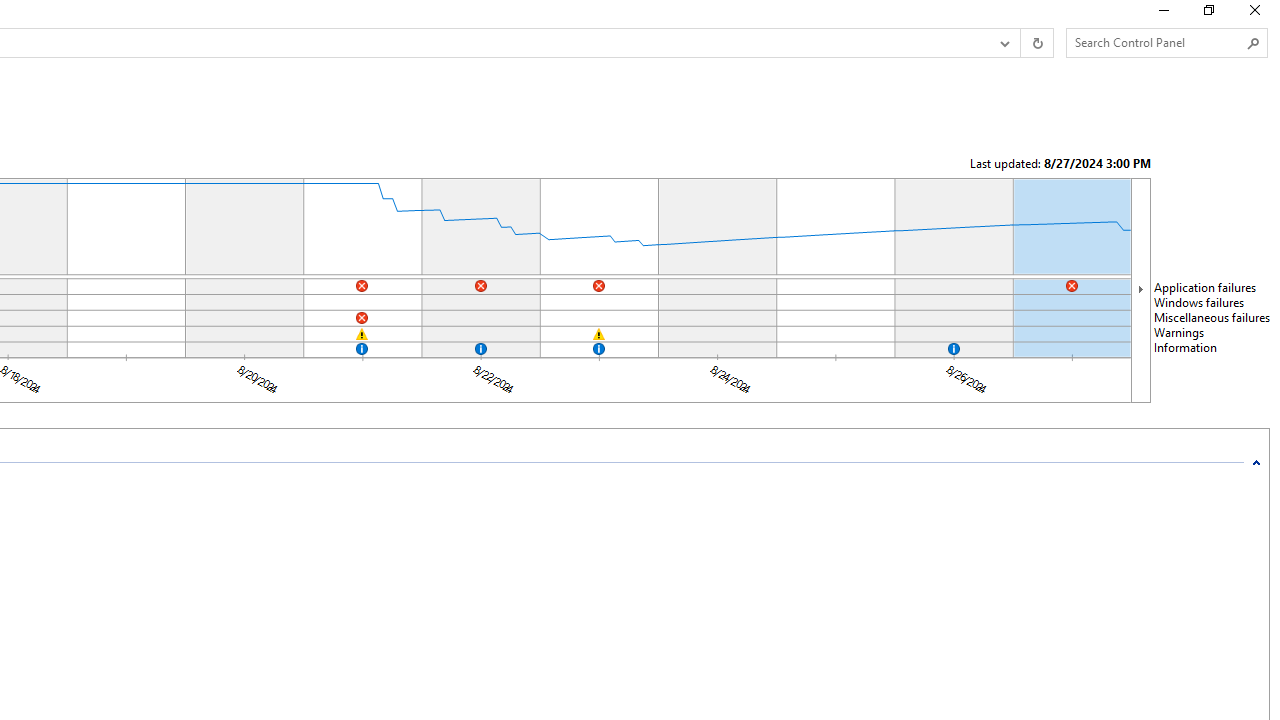 The image size is (1280, 720). What do you see at coordinates (1140, 289) in the screenshot?
I see `'ScrollRight'` at bounding box center [1140, 289].